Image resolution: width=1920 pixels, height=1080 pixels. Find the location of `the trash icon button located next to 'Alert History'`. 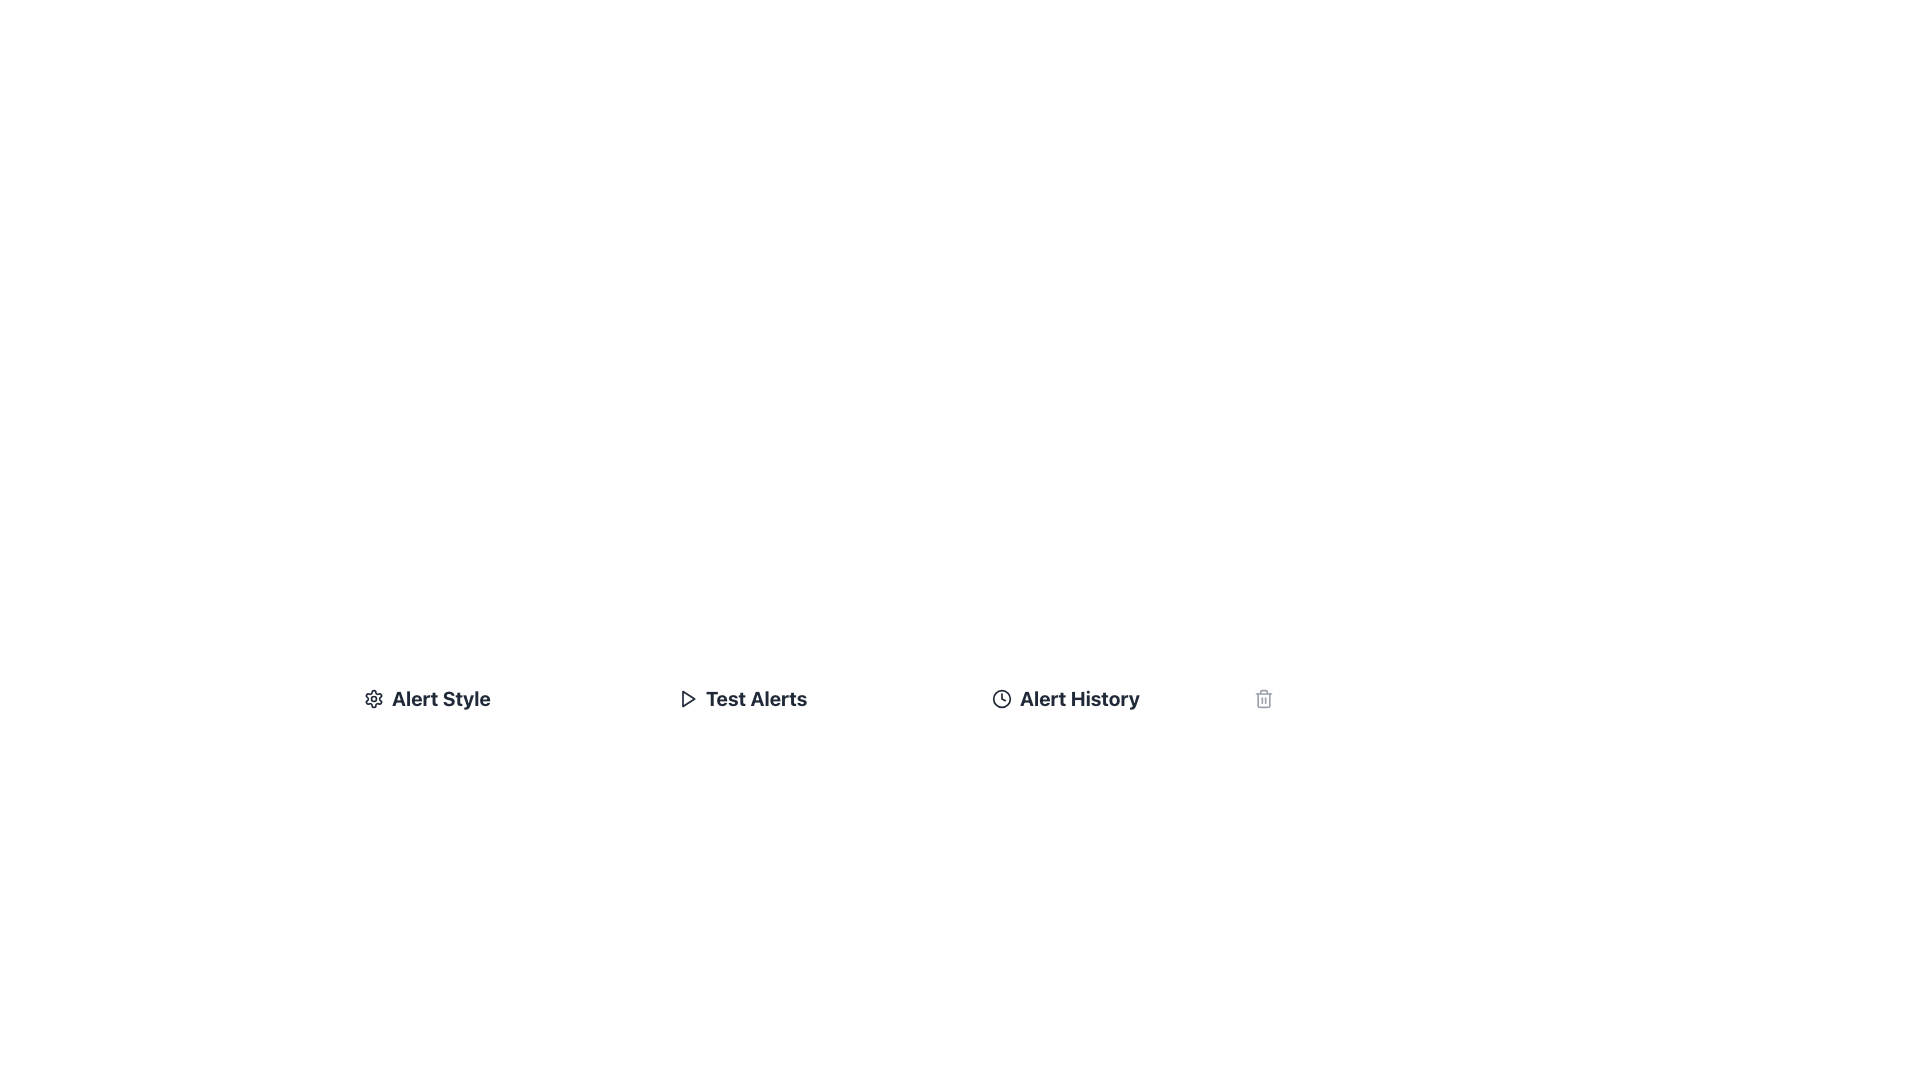

the trash icon button located next to 'Alert History' is located at coordinates (1262, 697).